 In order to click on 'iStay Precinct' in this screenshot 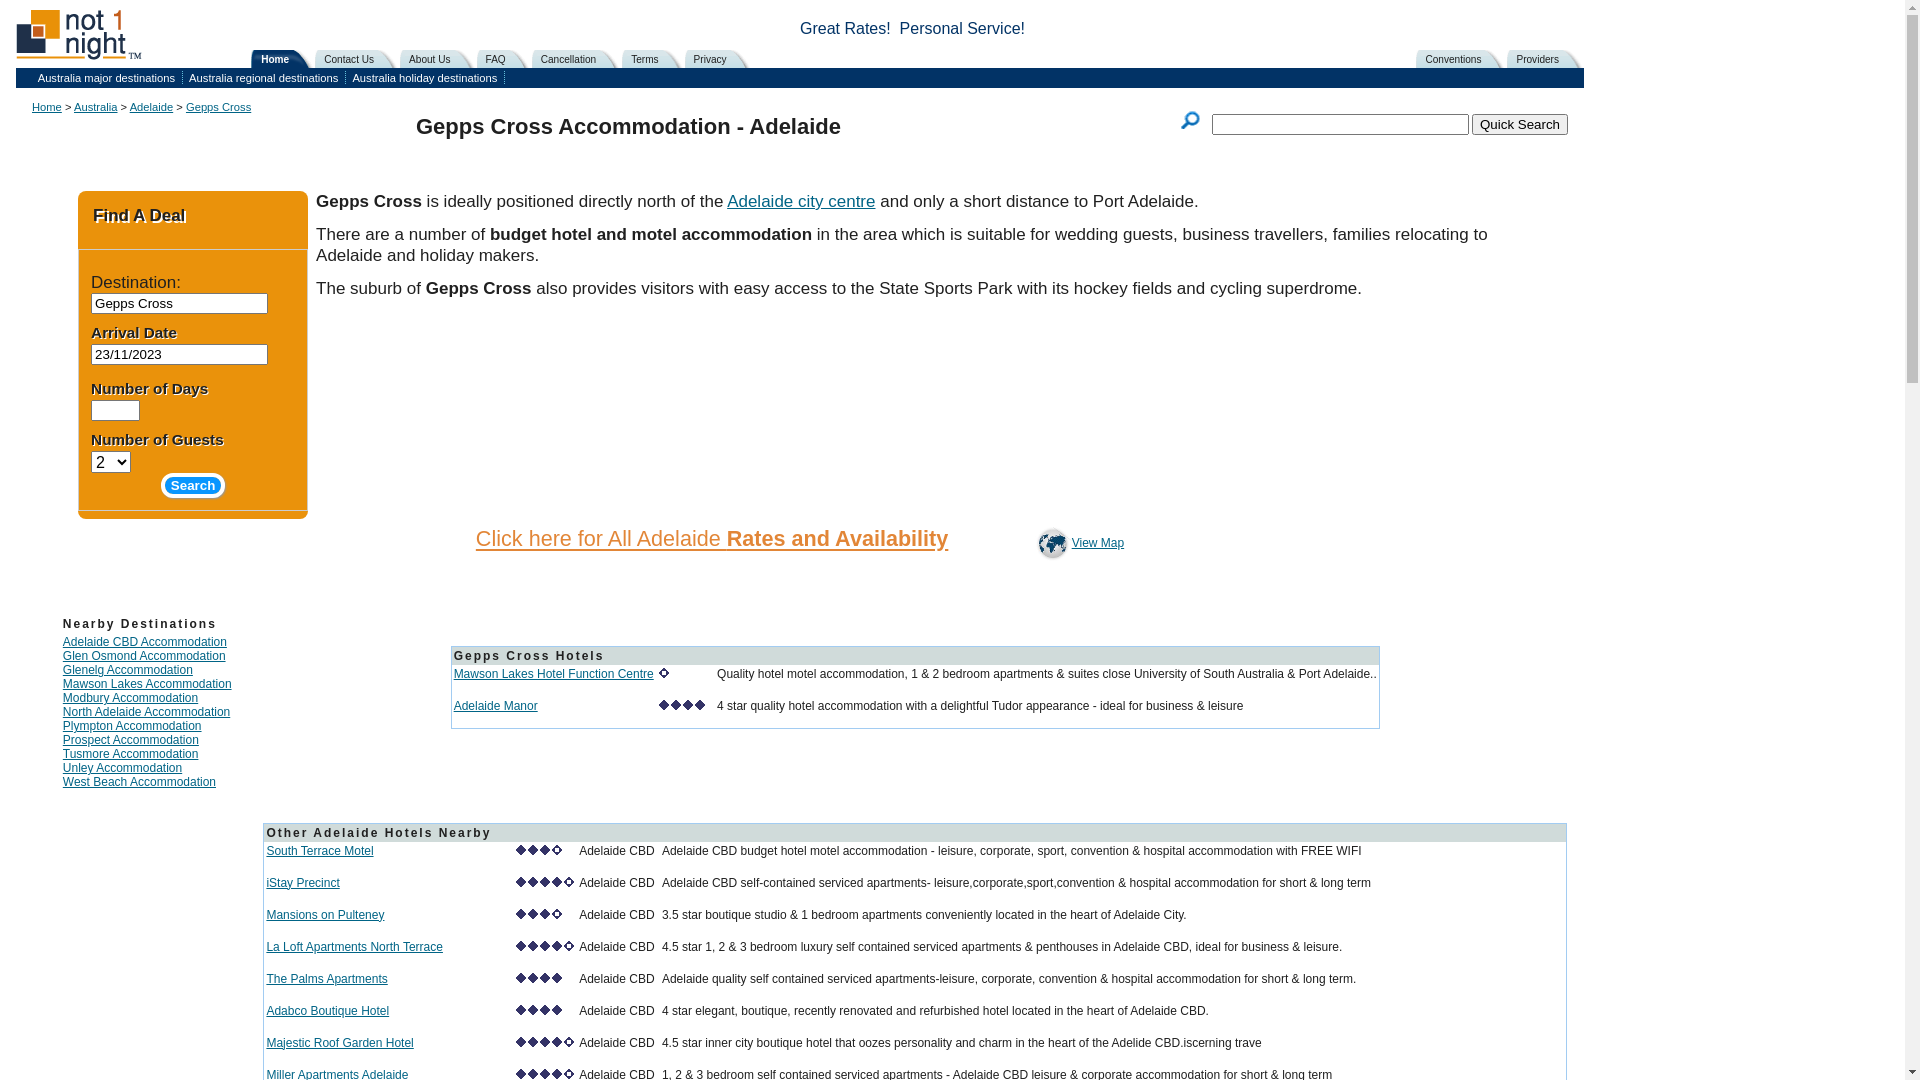, I will do `click(264, 882)`.